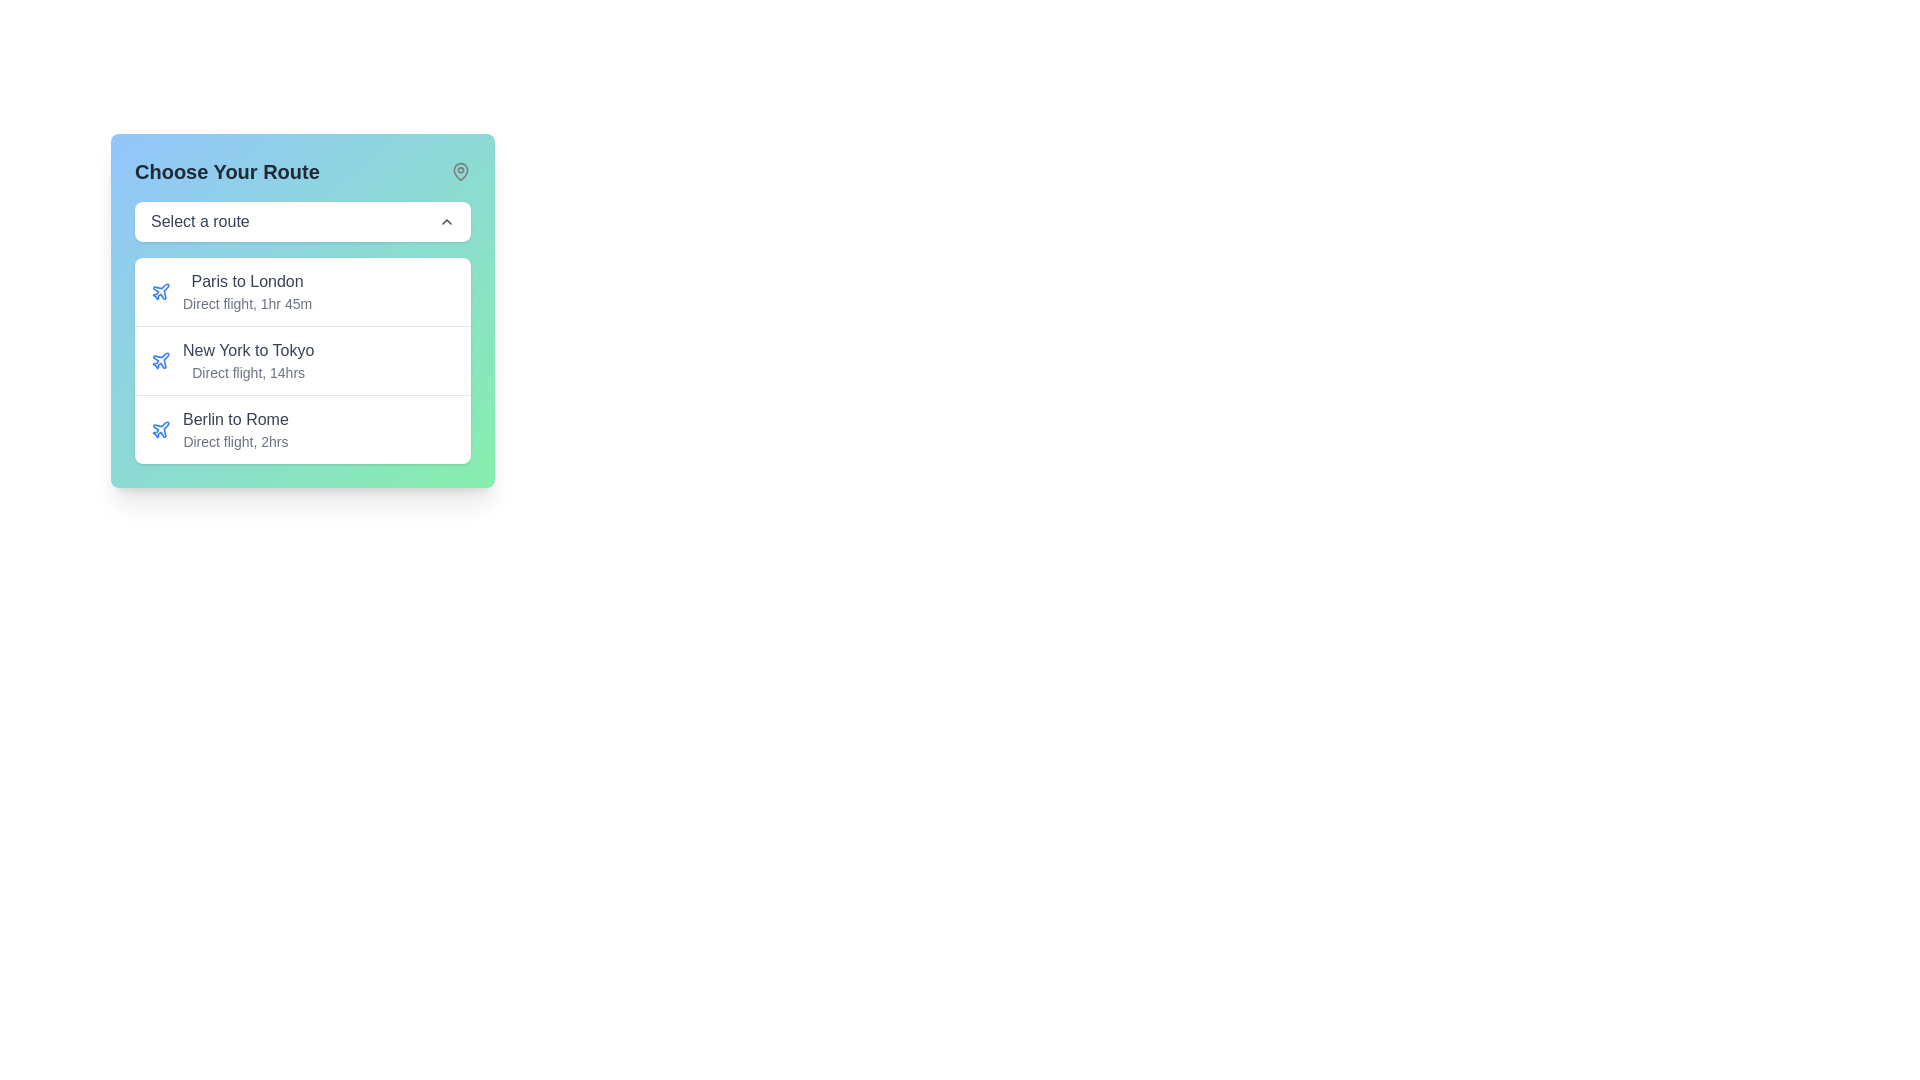 The image size is (1920, 1080). Describe the element at coordinates (235, 441) in the screenshot. I see `the static text label displaying 'Direct flight, 2hrs' which is located beneath the main route title for 'Berlin to Rome'` at that location.